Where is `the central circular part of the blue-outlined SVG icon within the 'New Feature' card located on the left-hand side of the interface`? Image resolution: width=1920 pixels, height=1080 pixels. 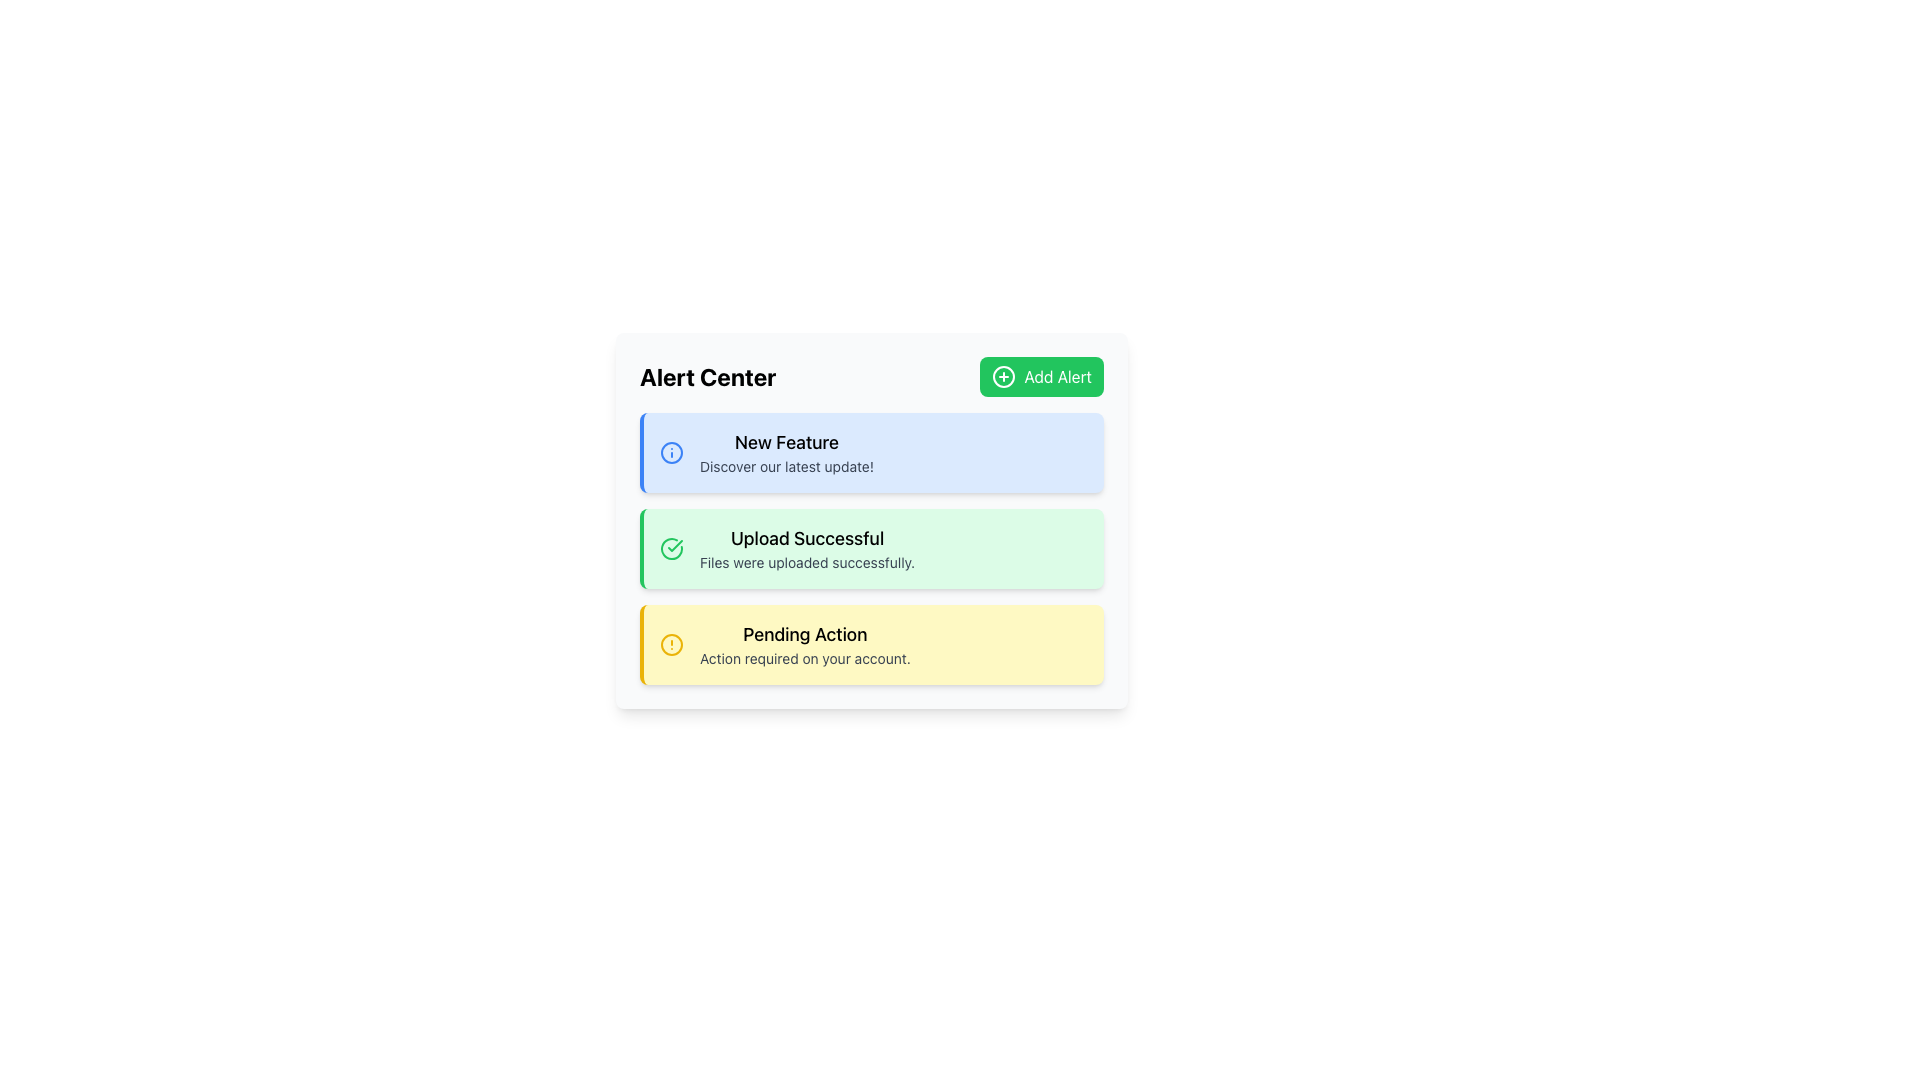 the central circular part of the blue-outlined SVG icon within the 'New Feature' card located on the left-hand side of the interface is located at coordinates (672, 452).